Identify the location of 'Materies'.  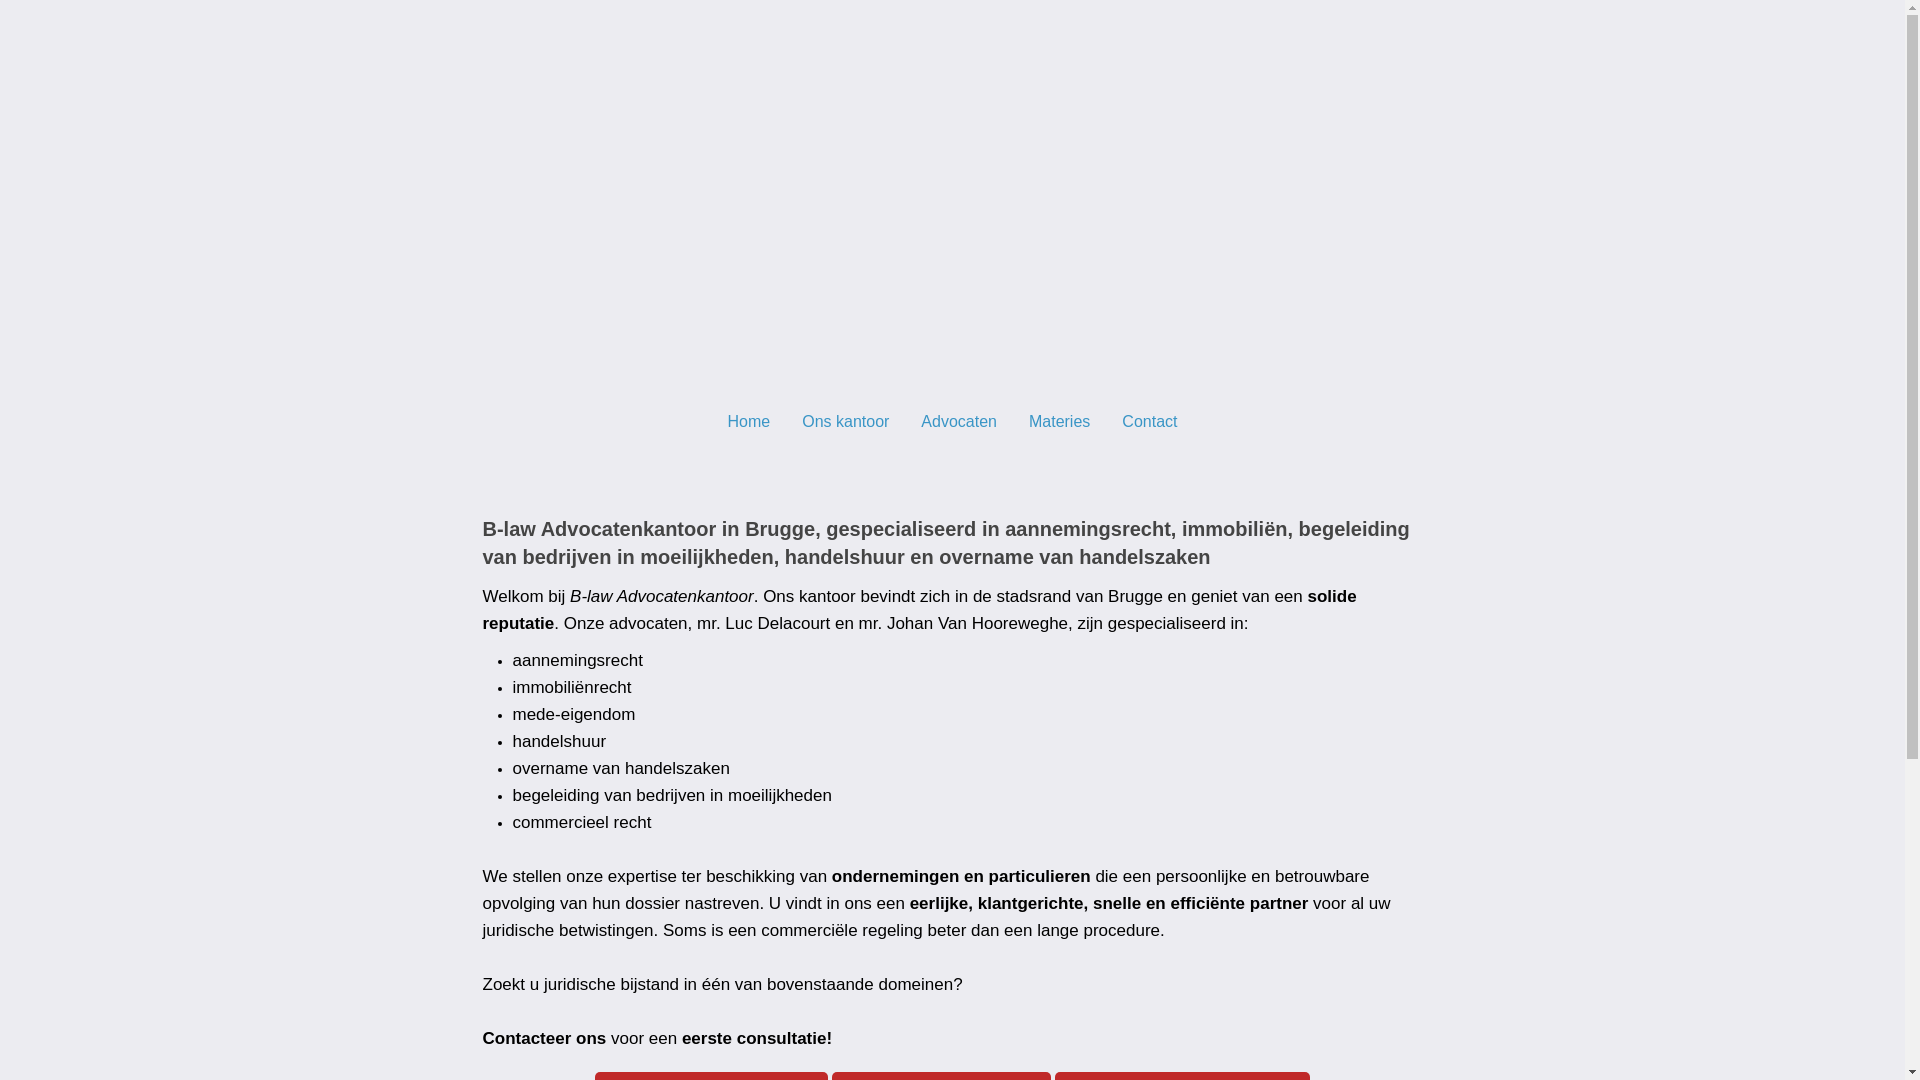
(1058, 418).